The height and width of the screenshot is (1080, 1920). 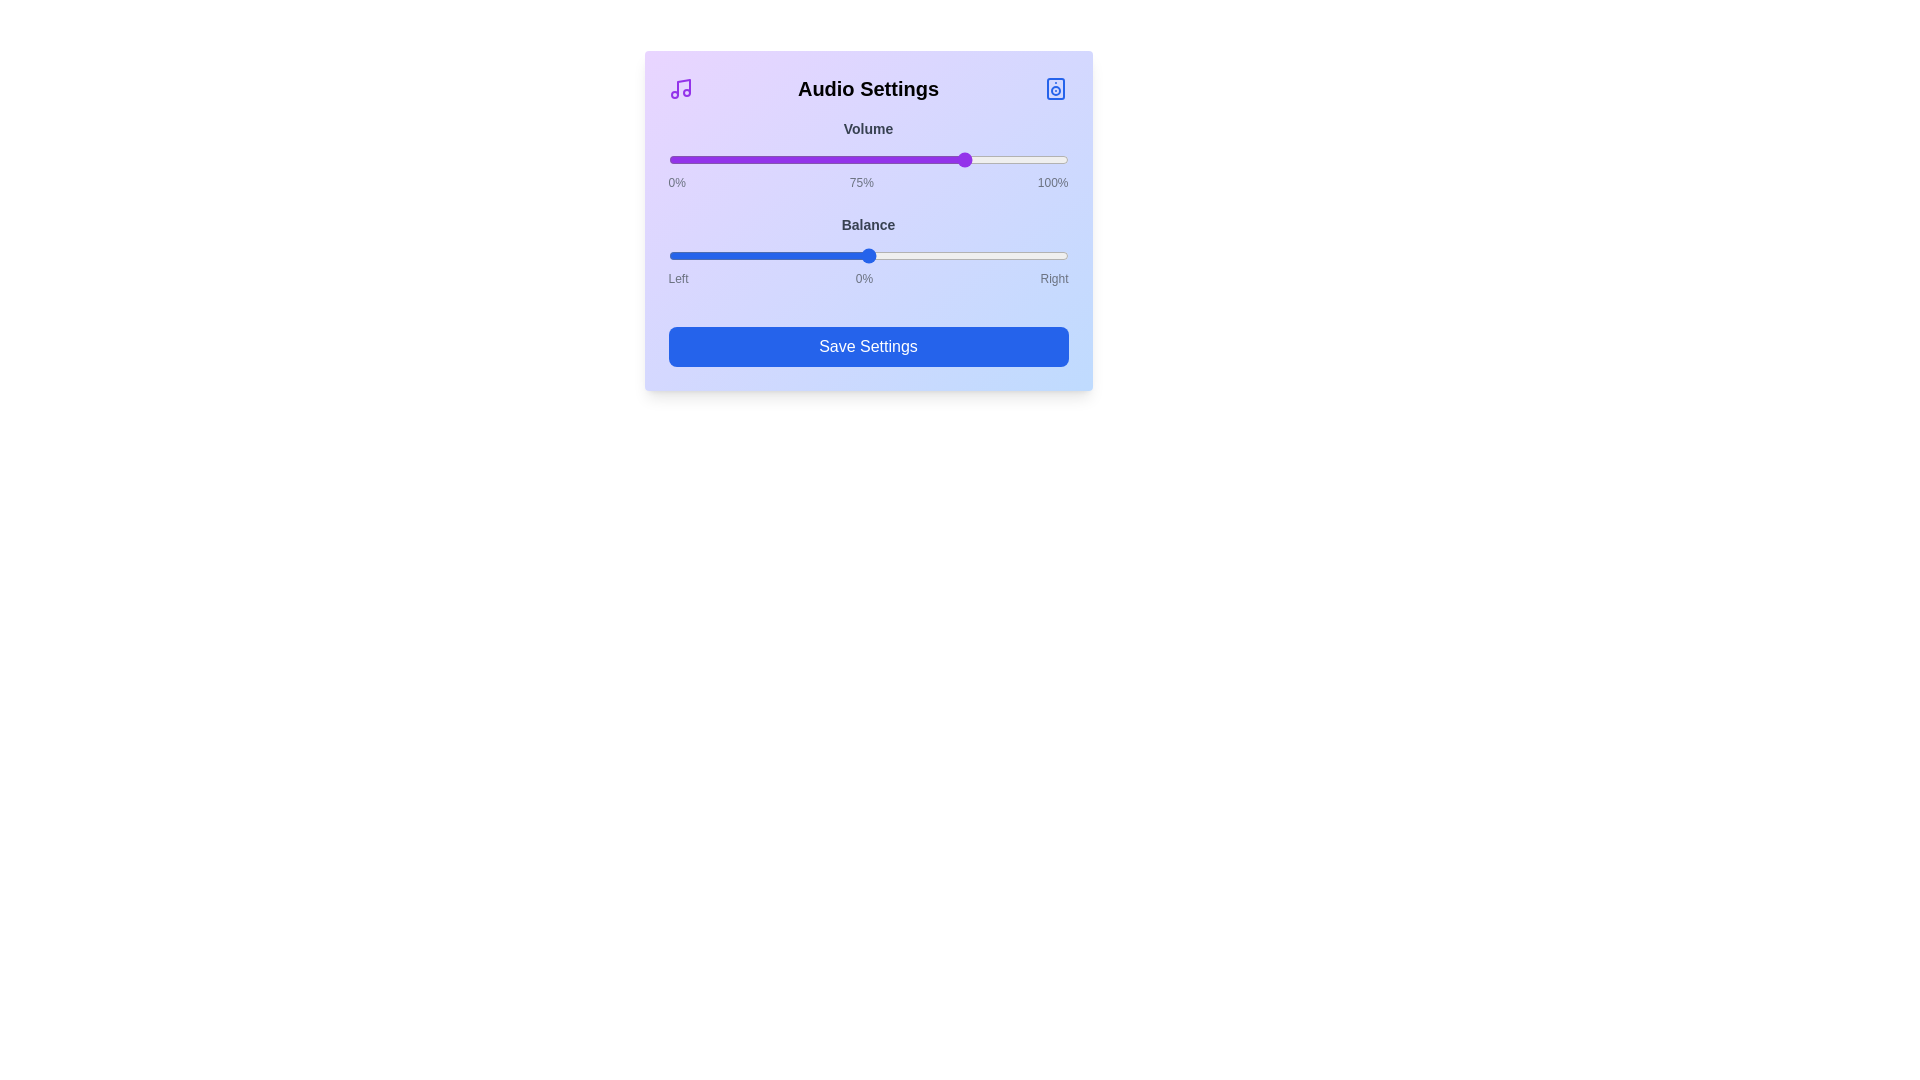 What do you see at coordinates (771, 158) in the screenshot?
I see `the volume slider to 26%` at bounding box center [771, 158].